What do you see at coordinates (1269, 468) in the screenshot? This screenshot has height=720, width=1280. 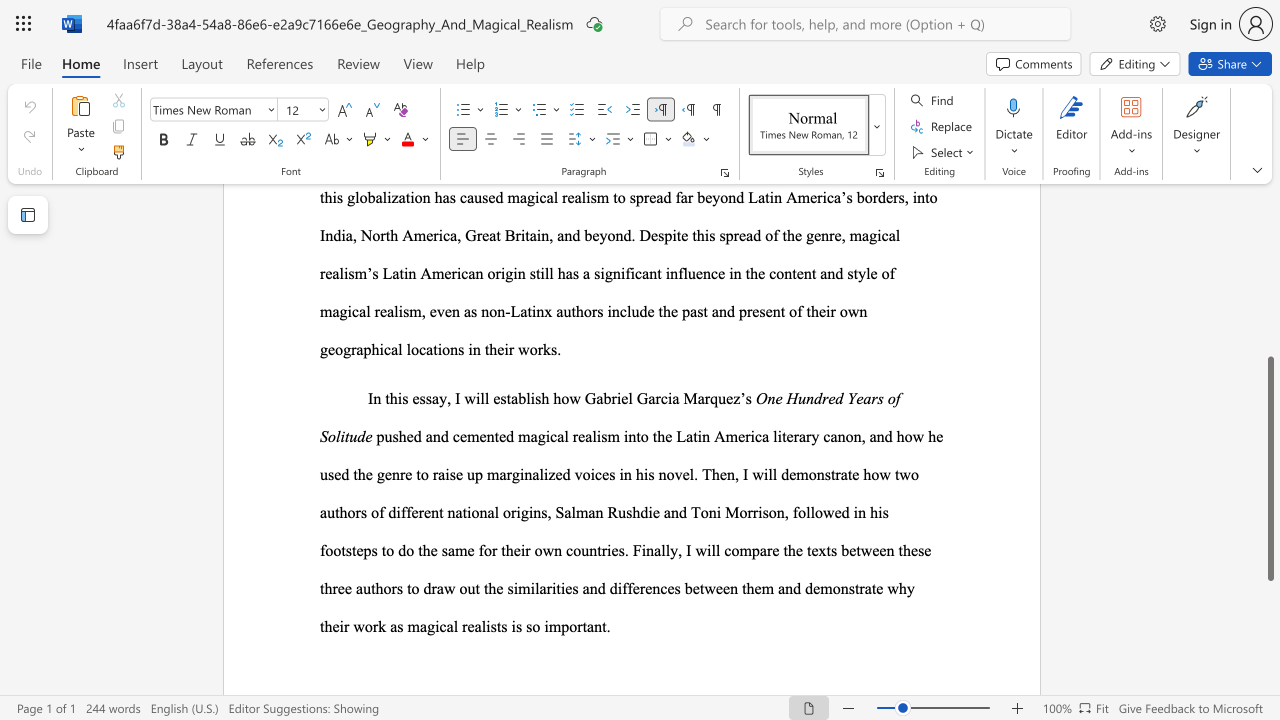 I see `the scrollbar and move up 310 pixels` at bounding box center [1269, 468].